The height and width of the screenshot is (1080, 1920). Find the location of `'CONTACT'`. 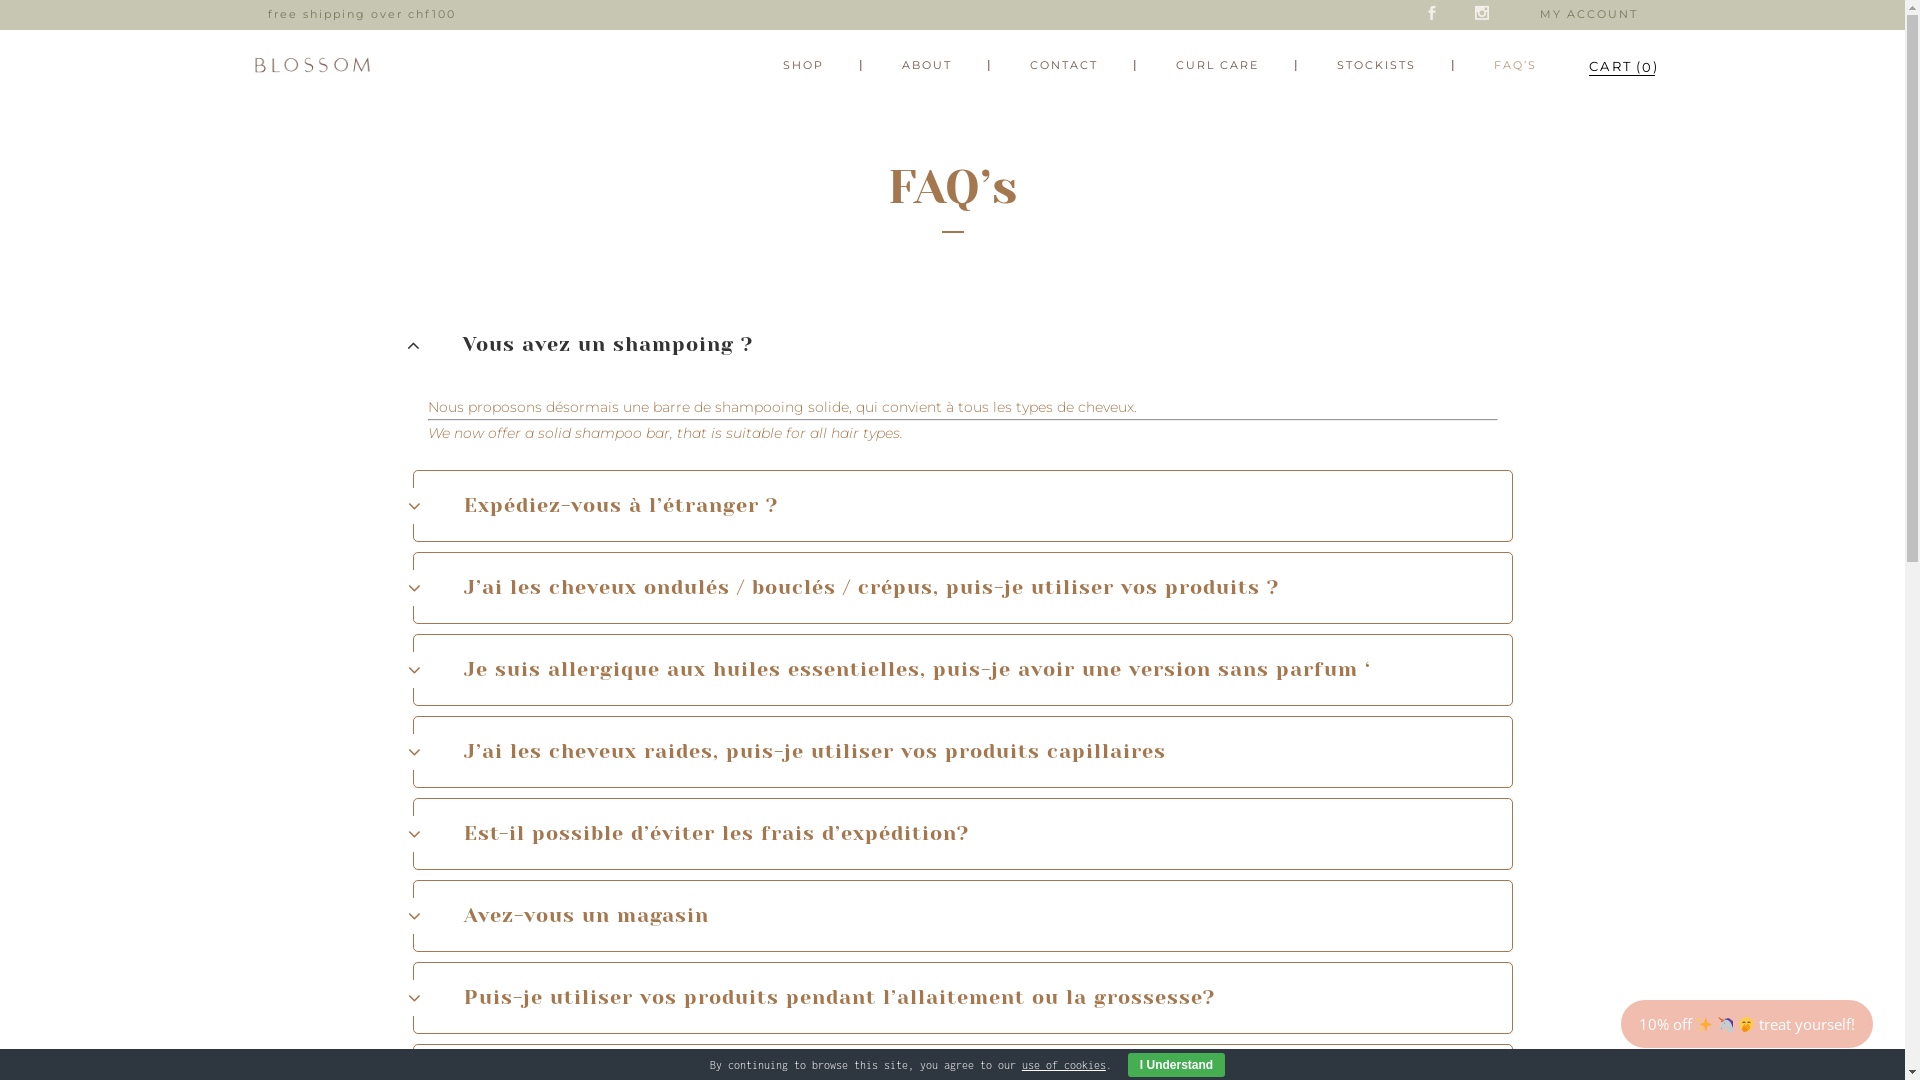

'CONTACT' is located at coordinates (1061, 64).